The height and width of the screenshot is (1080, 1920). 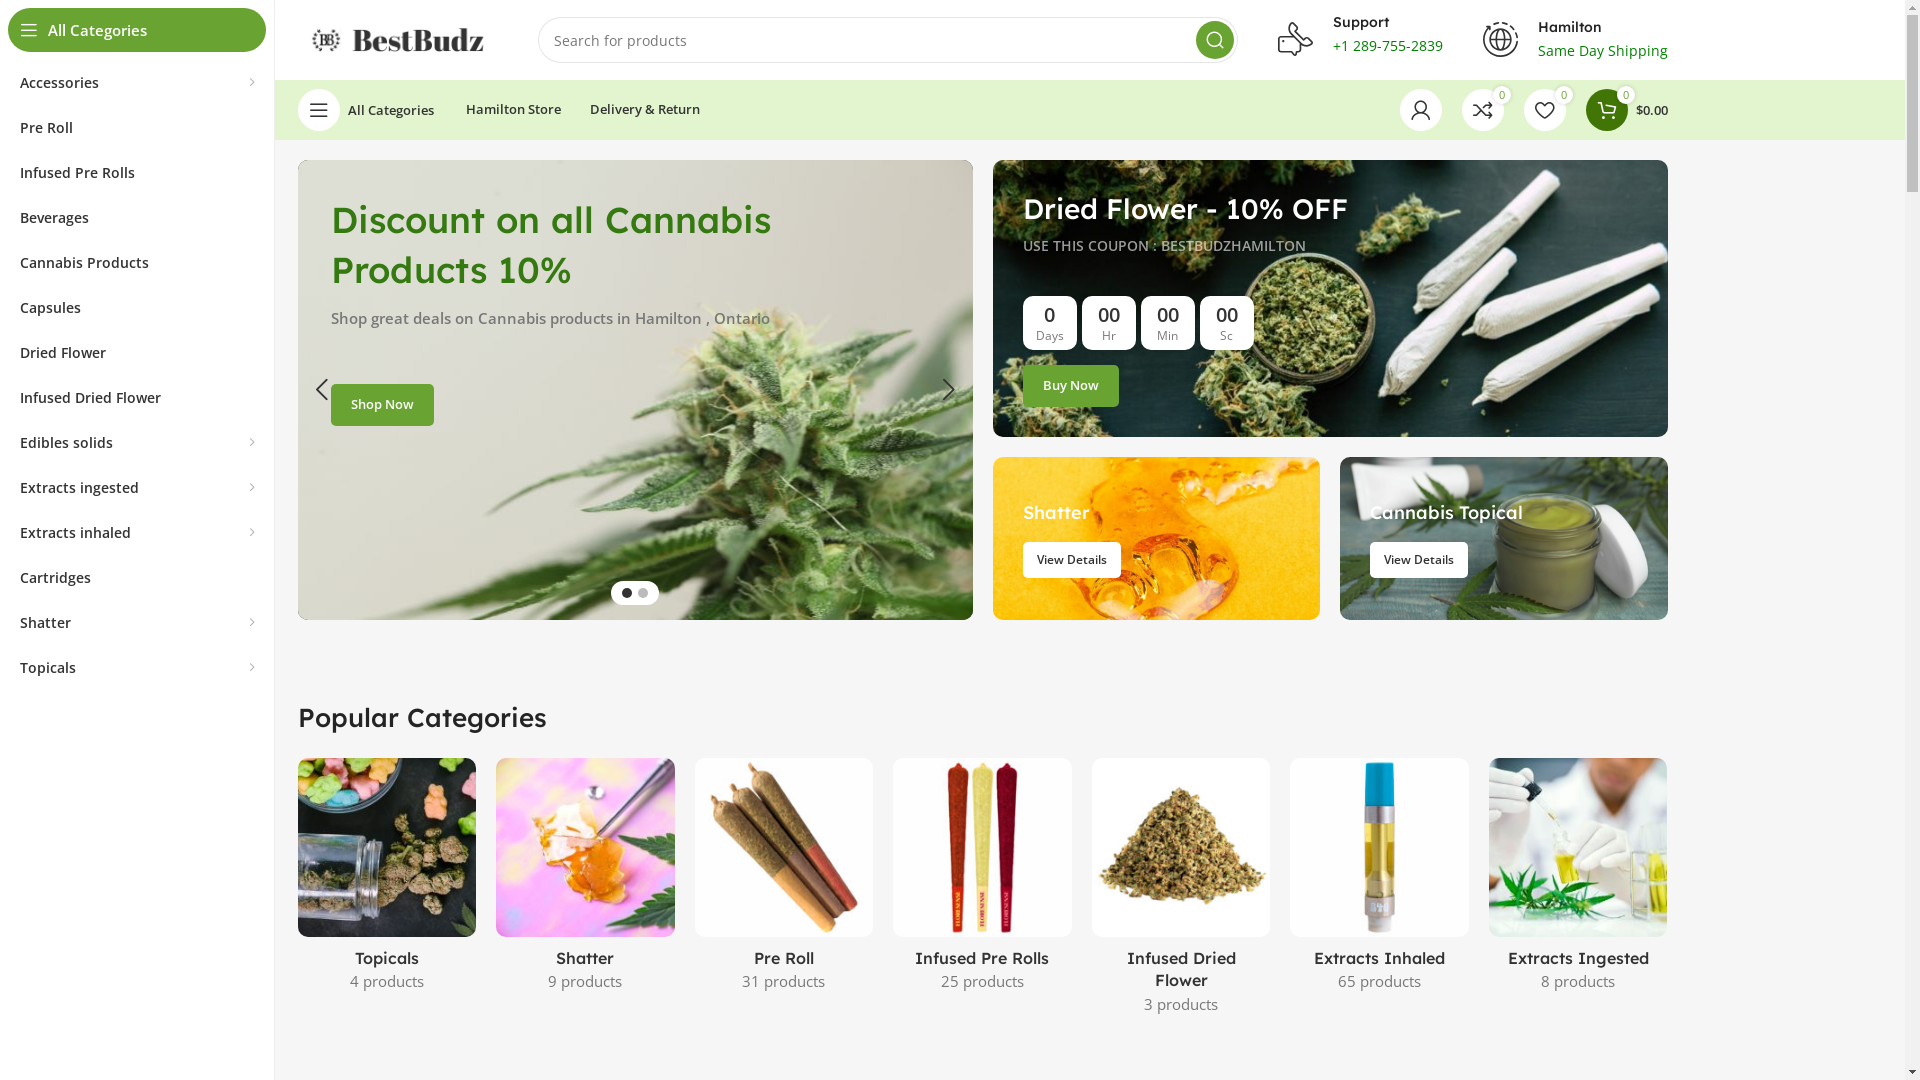 I want to click on '0', so click(x=1544, y=110).